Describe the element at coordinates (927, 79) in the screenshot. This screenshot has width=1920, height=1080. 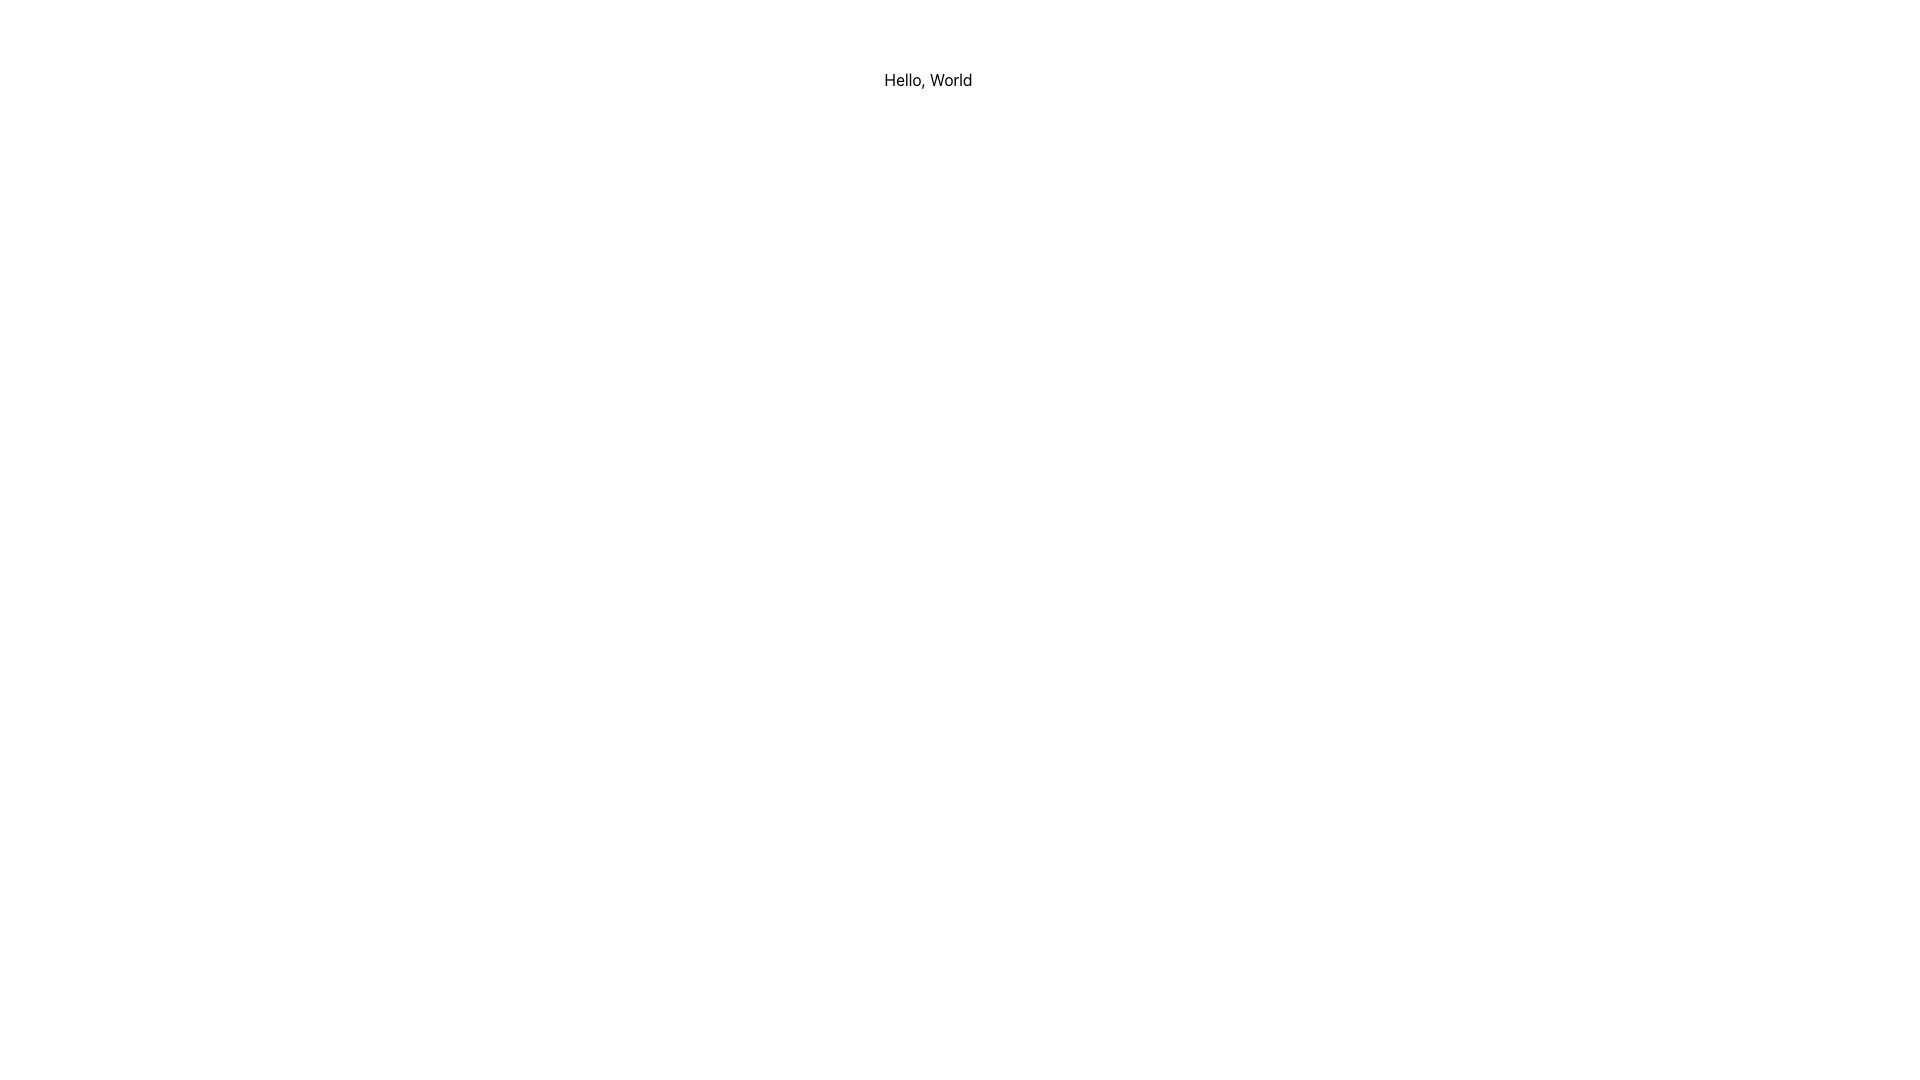
I see `the static text element that serves as a title or informational display, located near the top of the layout` at that location.